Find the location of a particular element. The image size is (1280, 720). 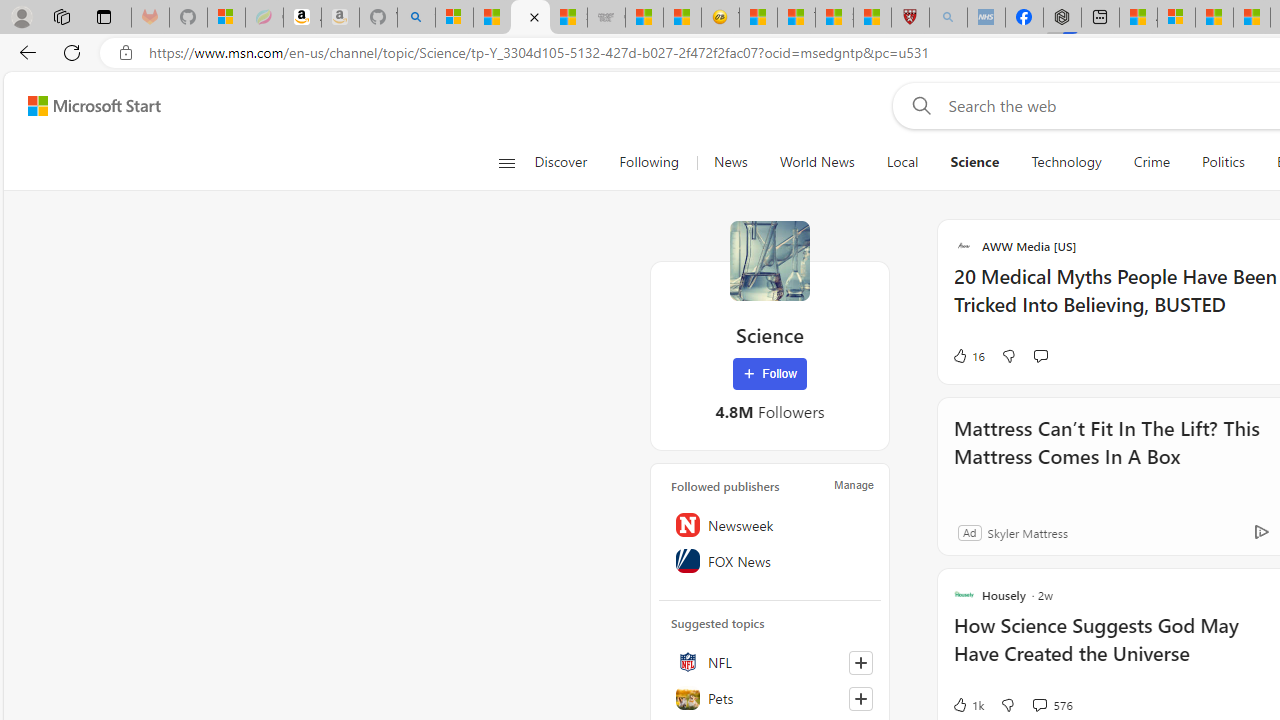

'Newsweek' is located at coordinates (769, 524).